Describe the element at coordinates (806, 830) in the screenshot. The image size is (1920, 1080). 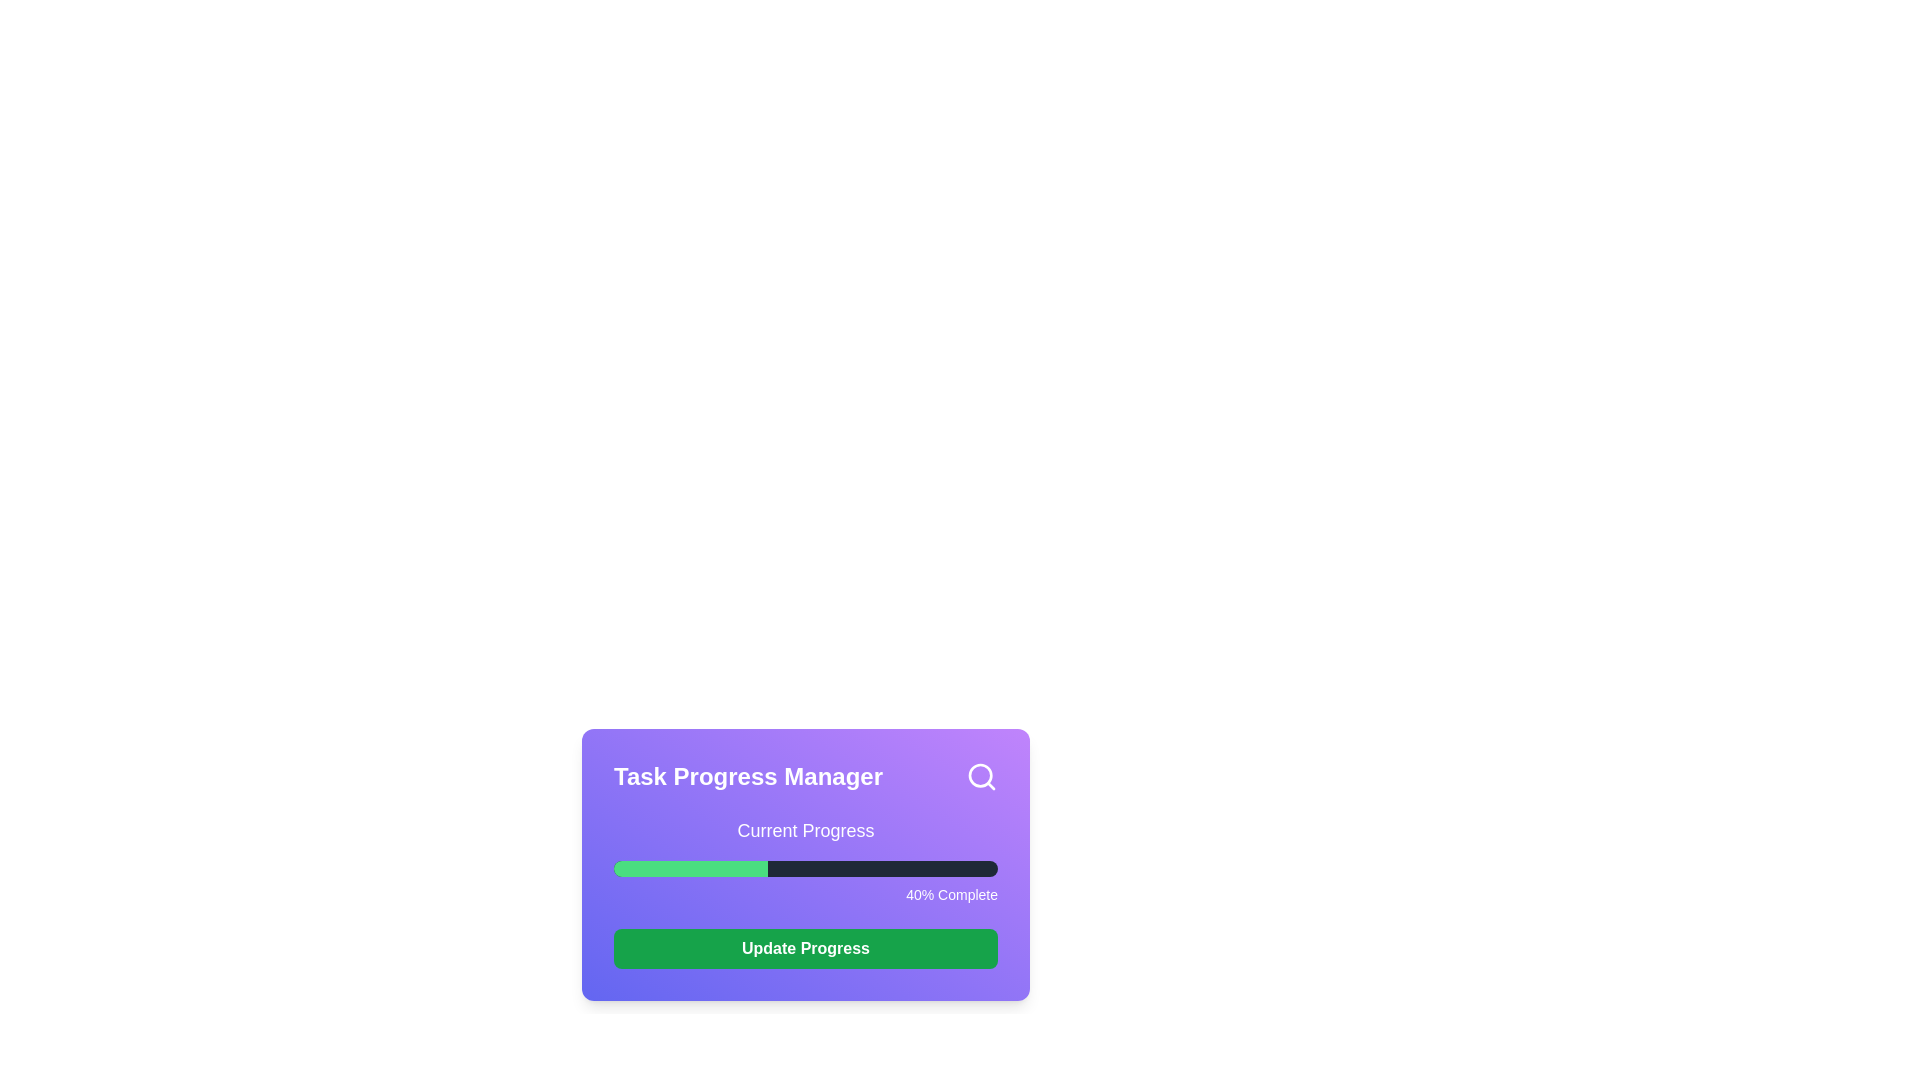
I see `text label displaying 'Current Progress' which is prominently styled in white on a purple gradient background, located at the top-center of the interface above the progress bar` at that location.